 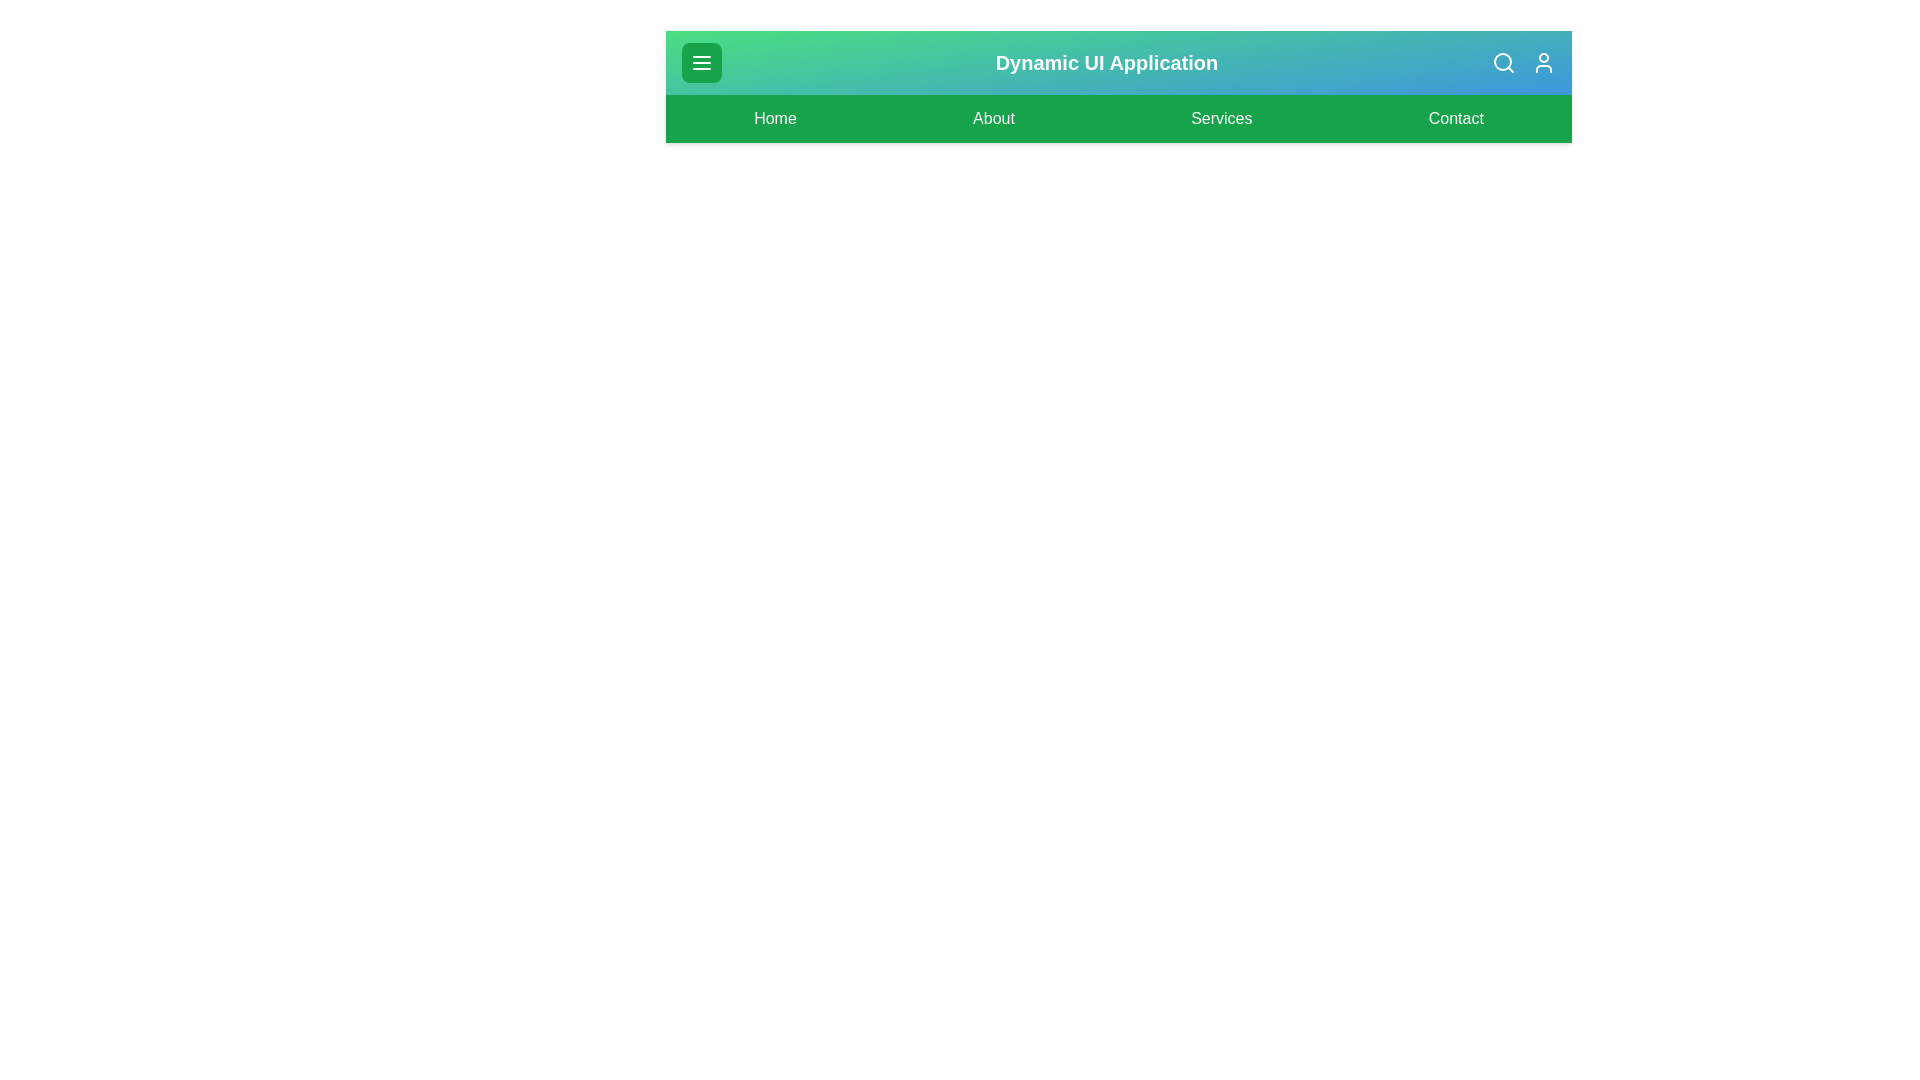 What do you see at coordinates (701, 61) in the screenshot?
I see `menu button to toggle the navigation menu` at bounding box center [701, 61].